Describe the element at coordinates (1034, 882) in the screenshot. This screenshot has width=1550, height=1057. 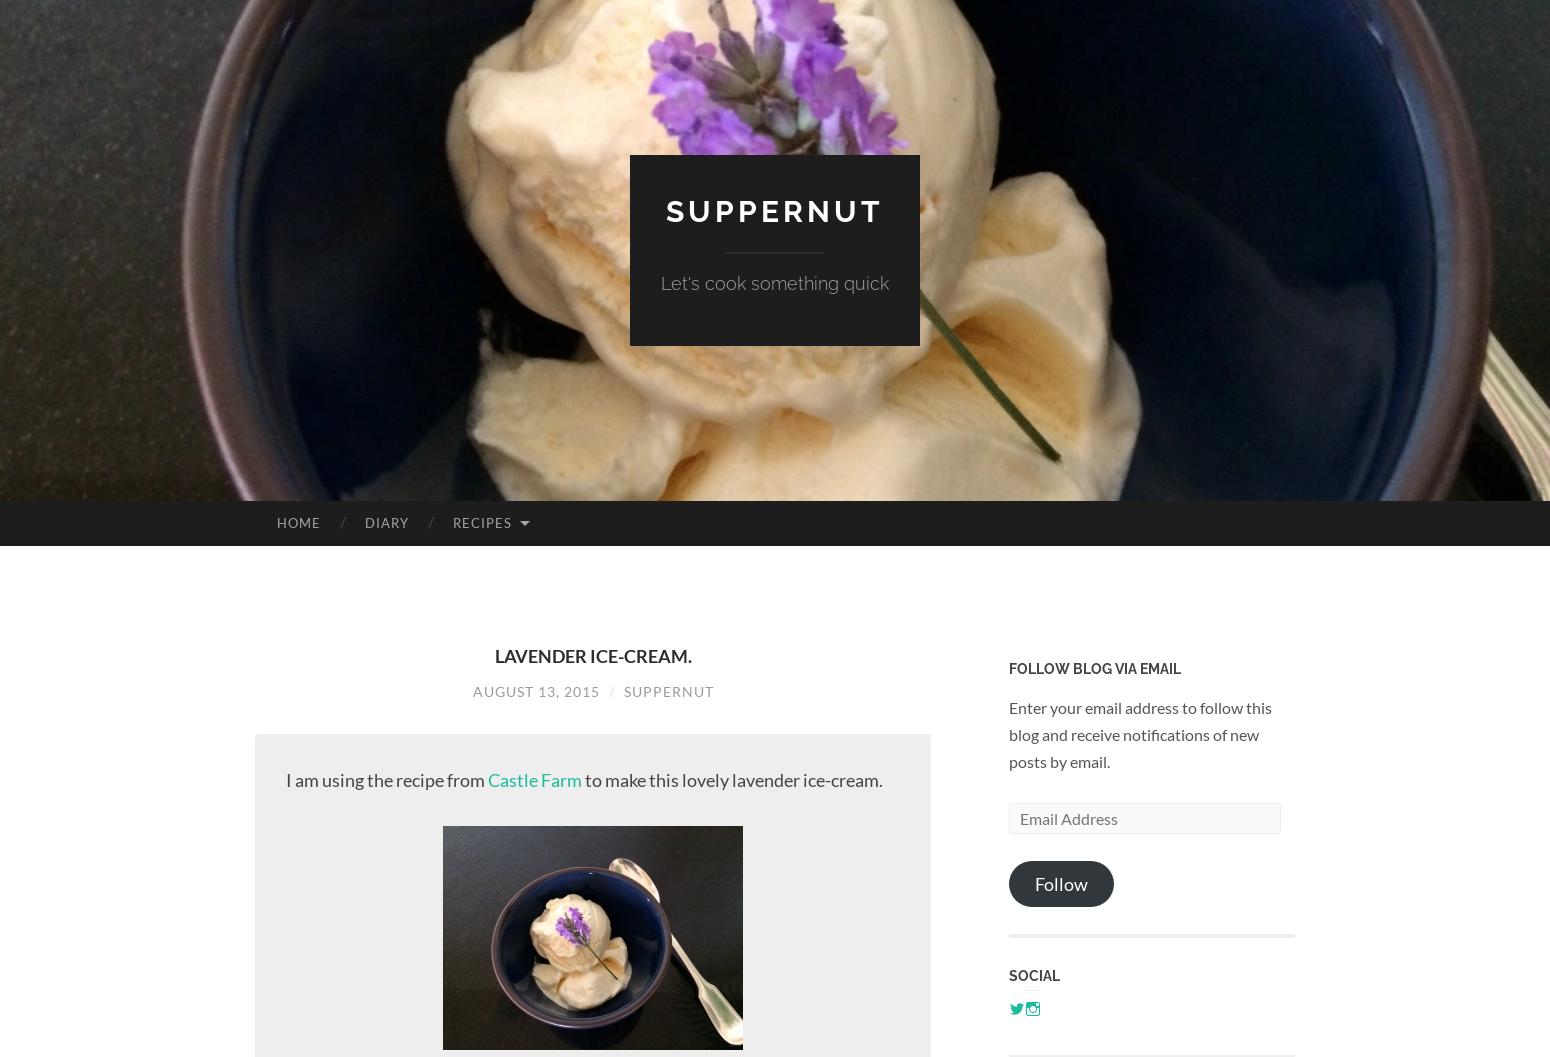
I see `'Follow'` at that location.